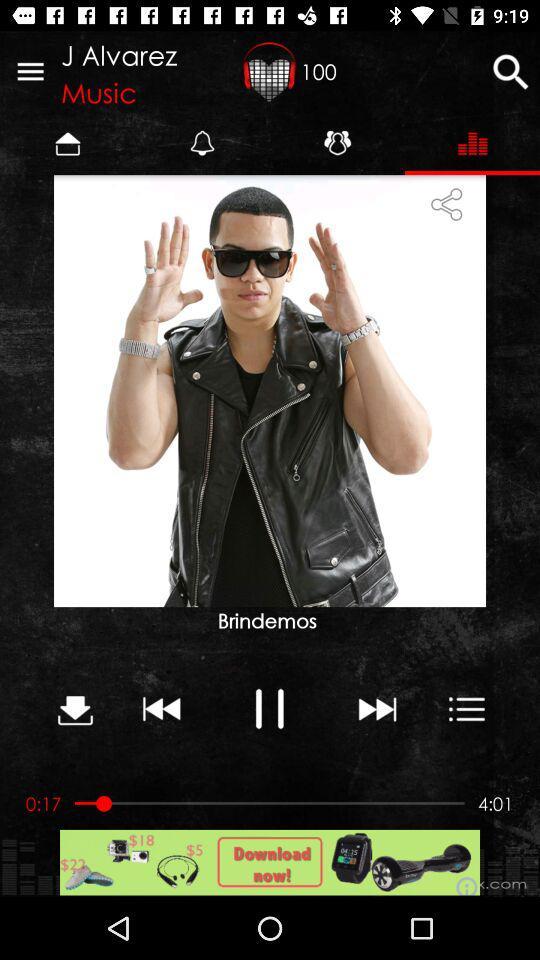  I want to click on the search icon, so click(510, 71).